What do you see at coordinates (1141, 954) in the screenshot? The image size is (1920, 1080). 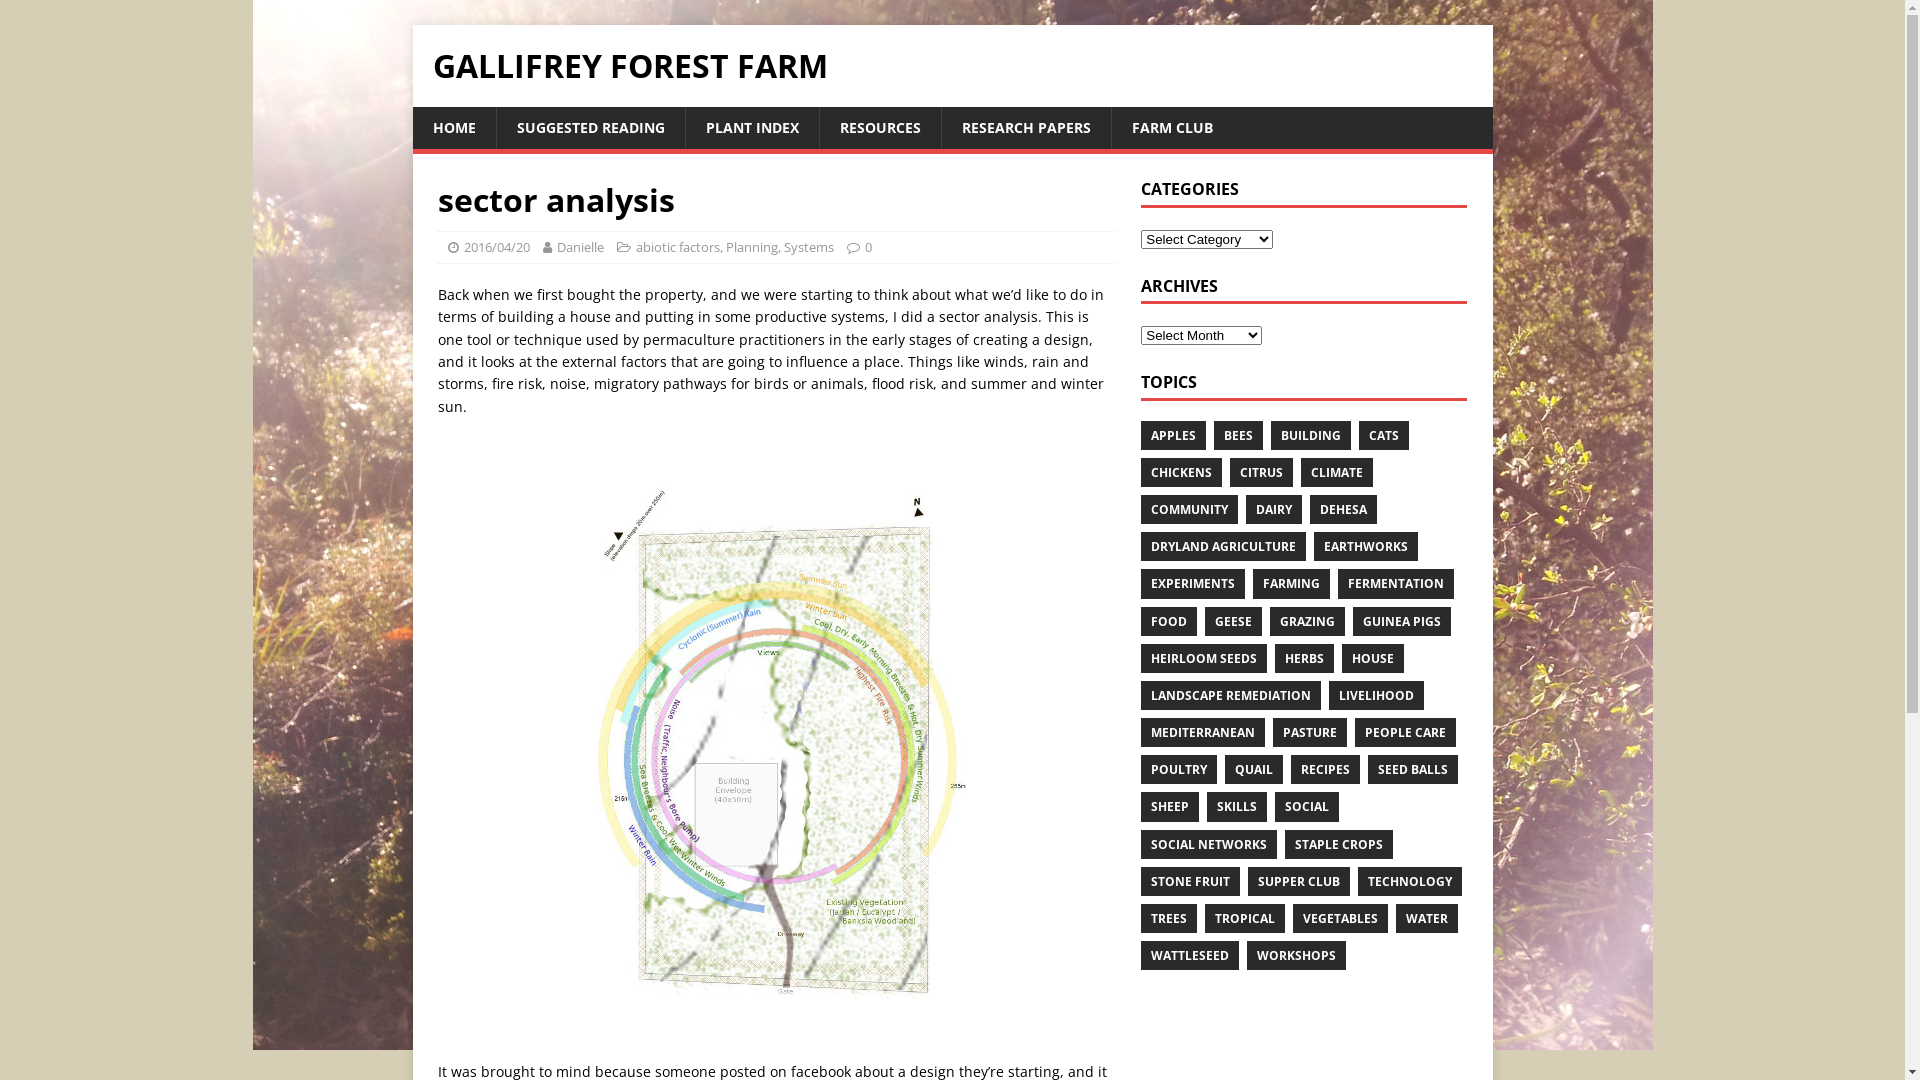 I see `'WATTLESEED'` at bounding box center [1141, 954].